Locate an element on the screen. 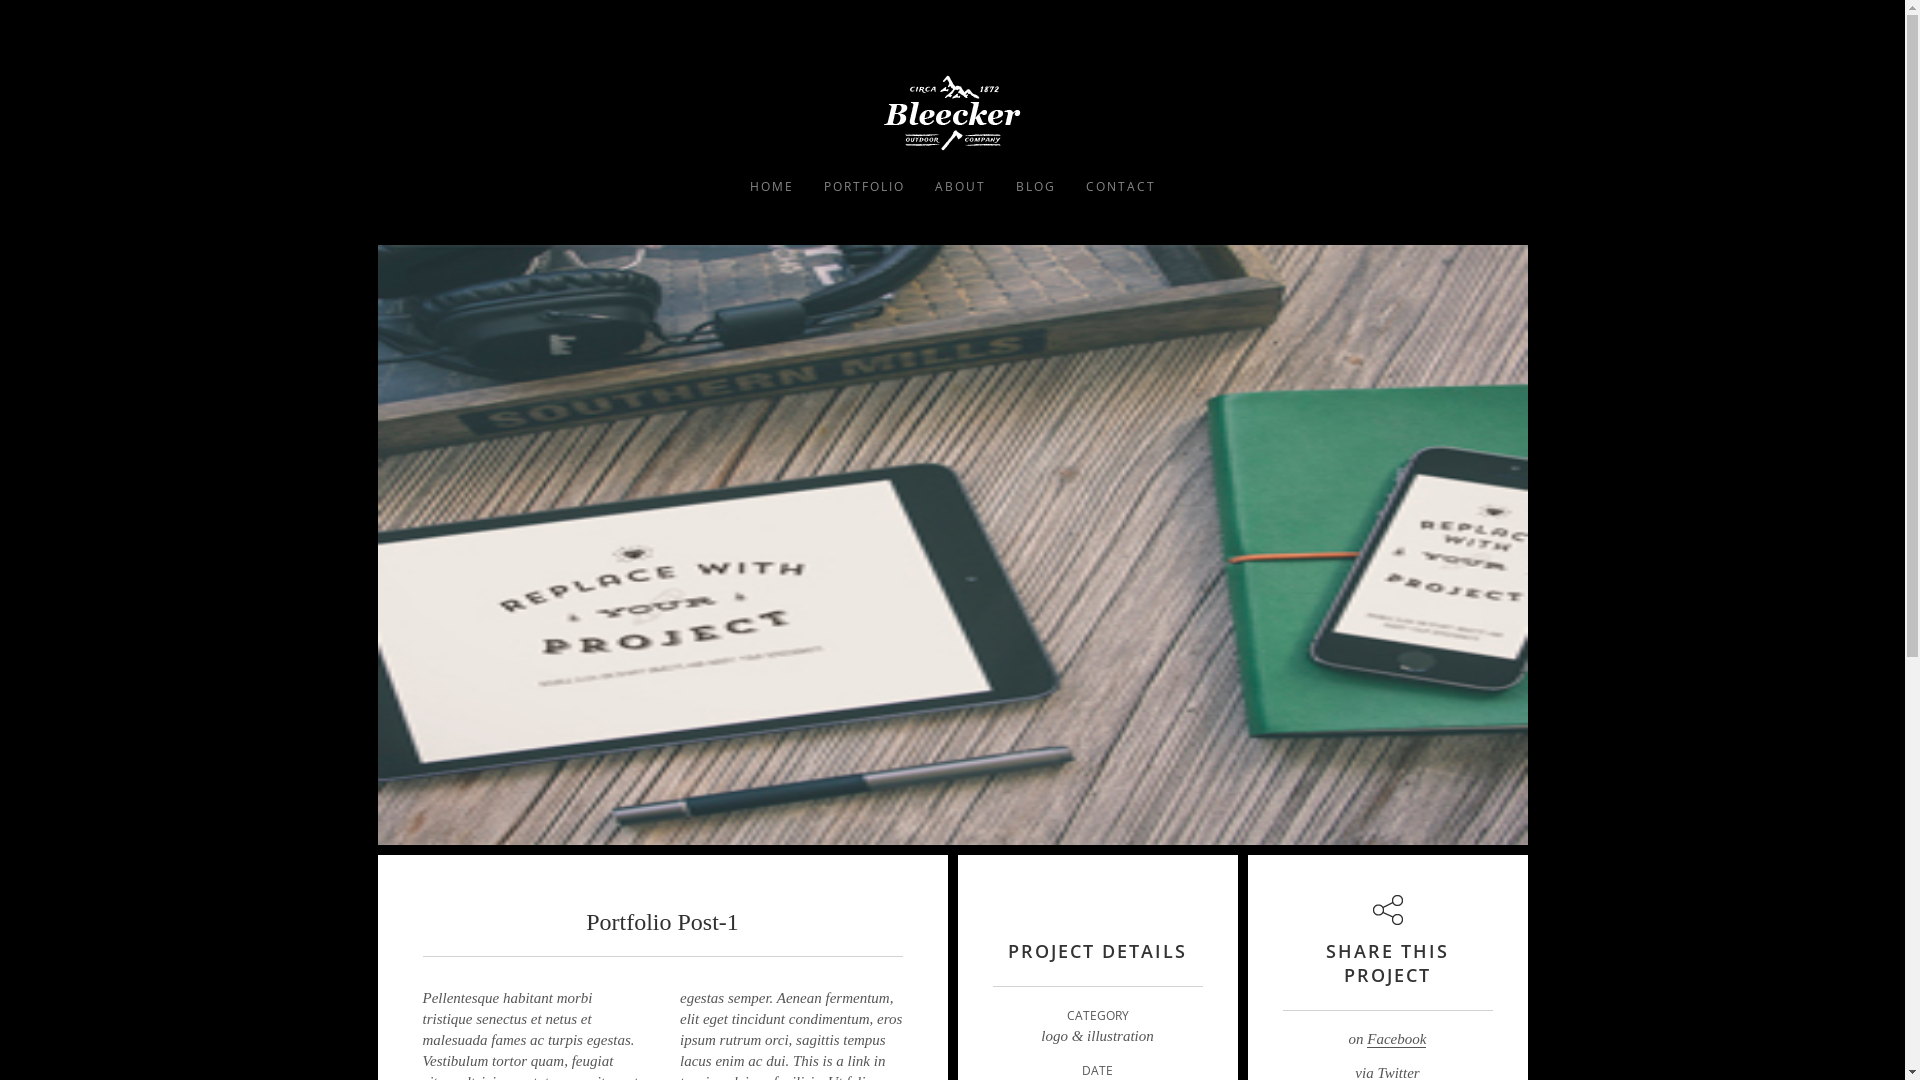 This screenshot has height=1080, width=1920. 'ABOUT' is located at coordinates (960, 186).